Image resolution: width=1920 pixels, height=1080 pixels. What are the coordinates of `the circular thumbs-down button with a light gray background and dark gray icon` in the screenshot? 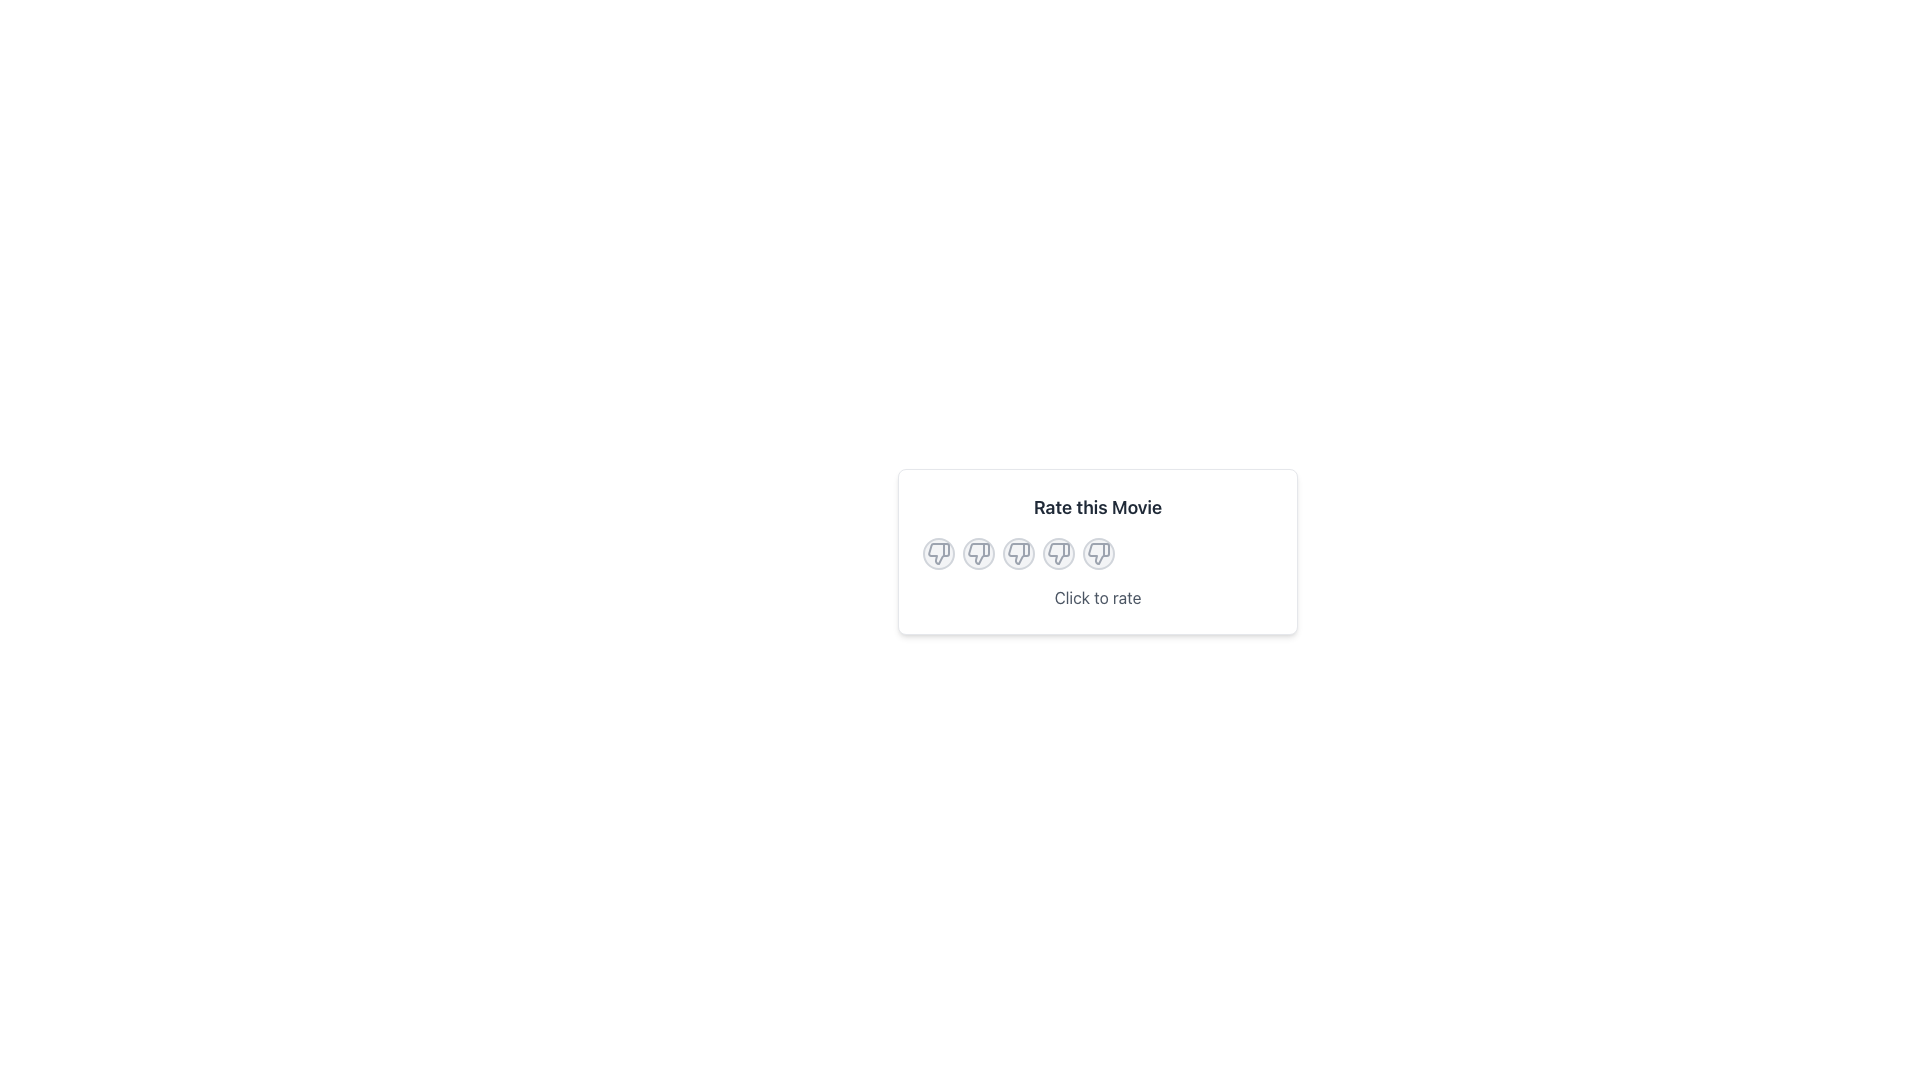 It's located at (979, 554).